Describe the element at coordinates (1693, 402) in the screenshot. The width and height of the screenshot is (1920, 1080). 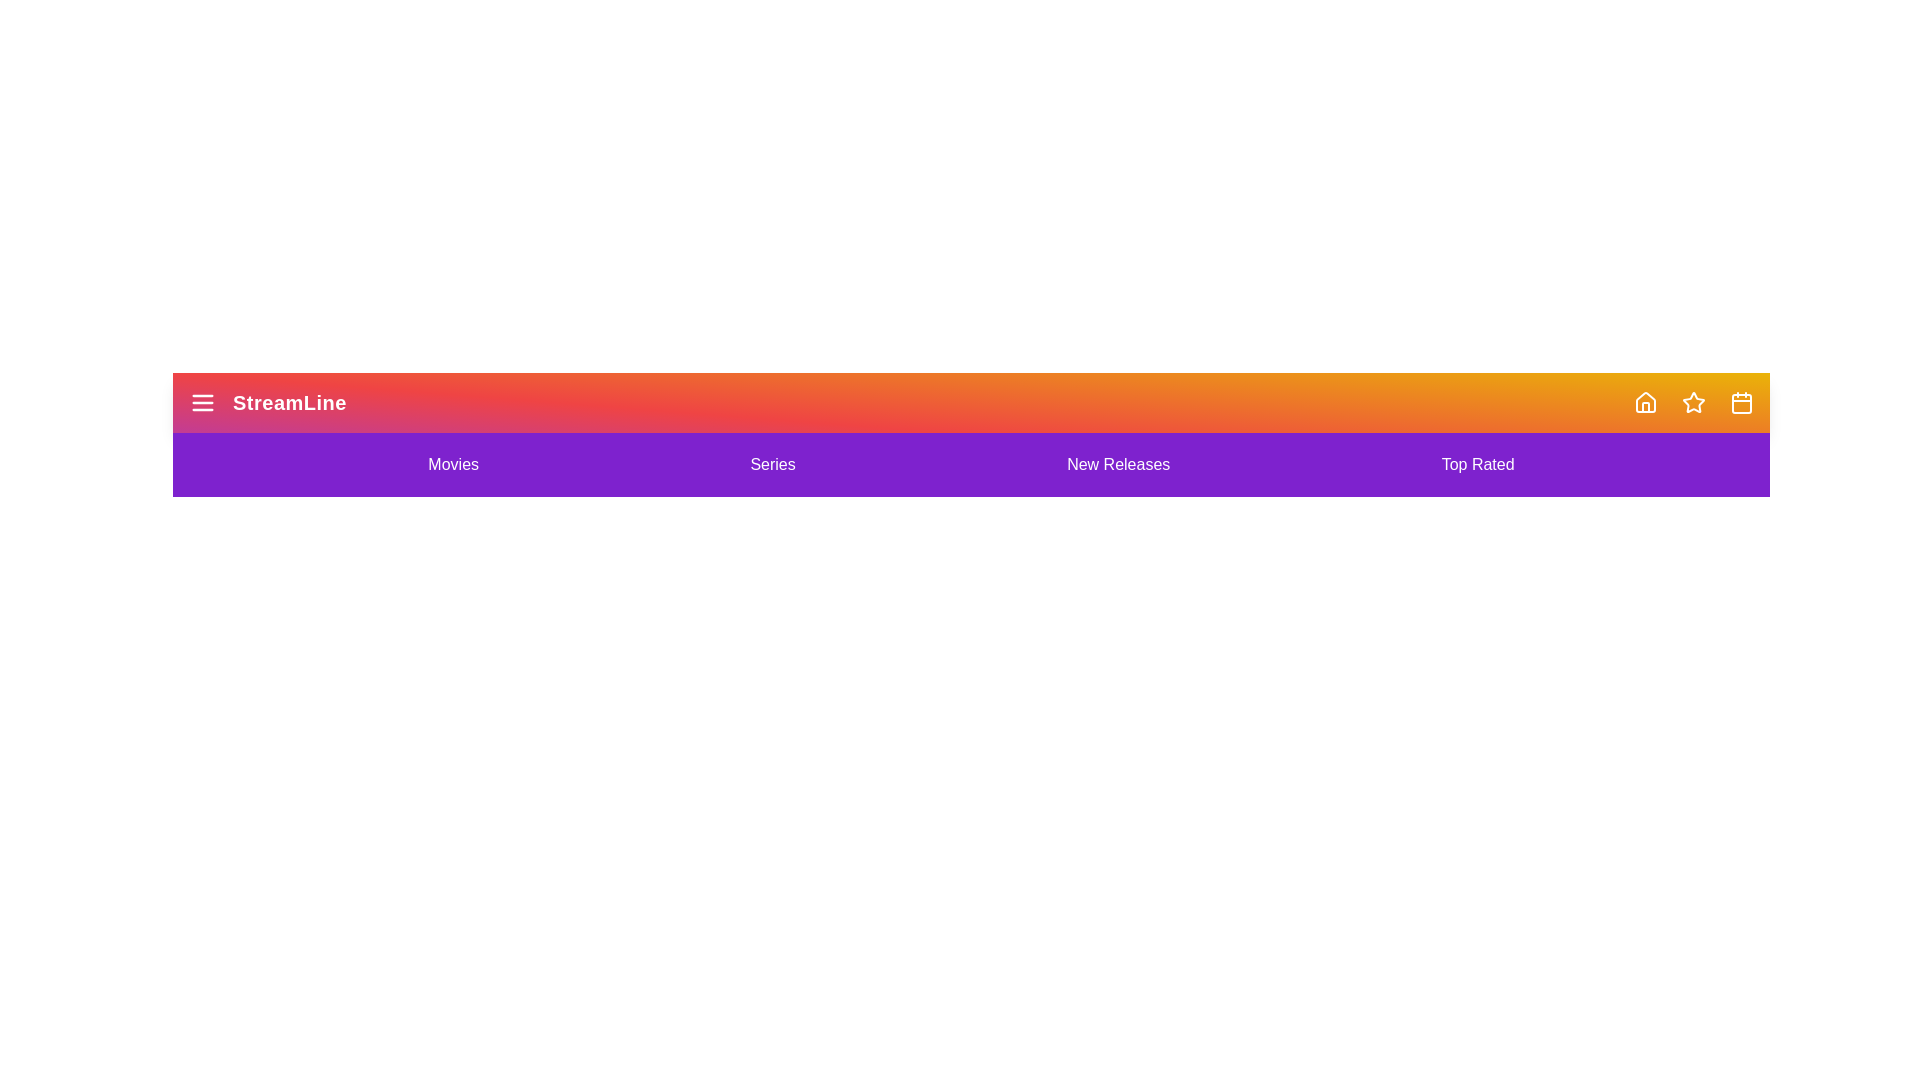
I see `the navigation icon corresponding to Star` at that location.